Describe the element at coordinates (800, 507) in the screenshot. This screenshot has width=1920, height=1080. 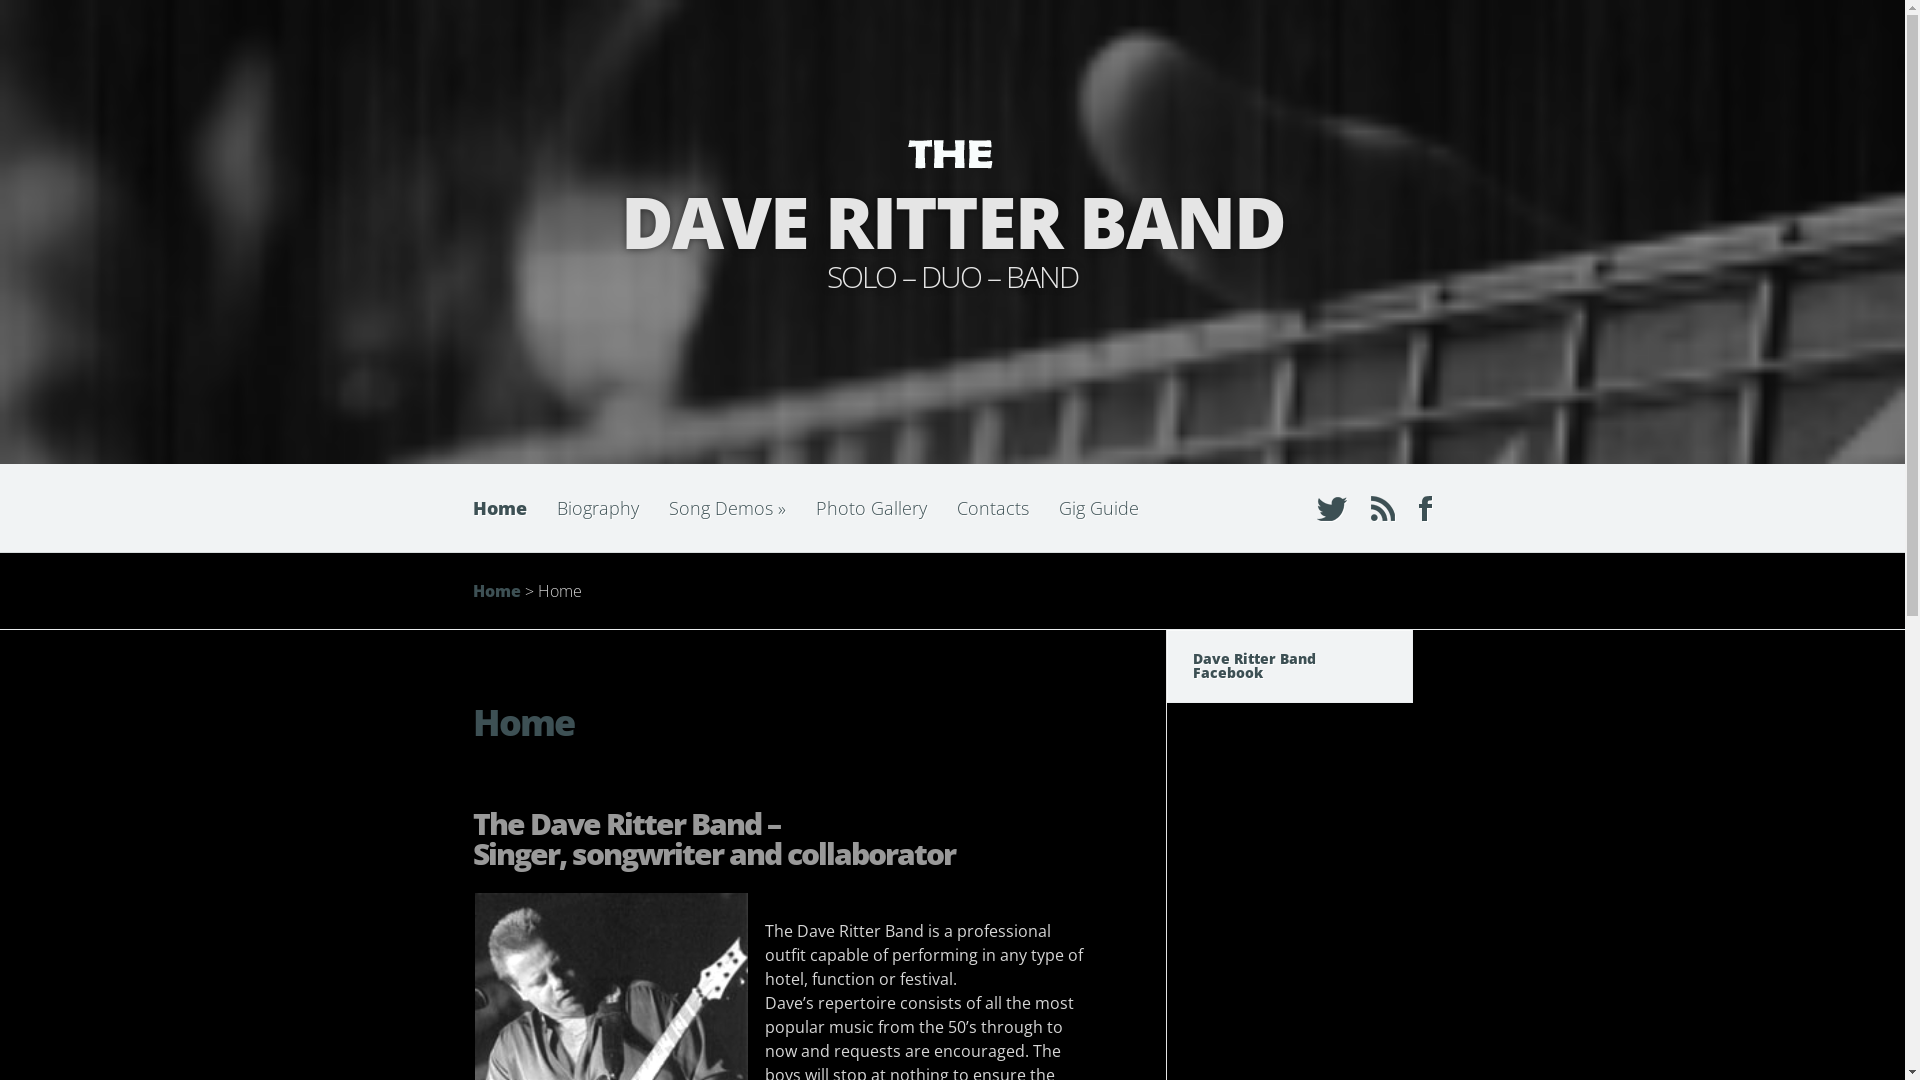
I see `'Photo Gallery'` at that location.